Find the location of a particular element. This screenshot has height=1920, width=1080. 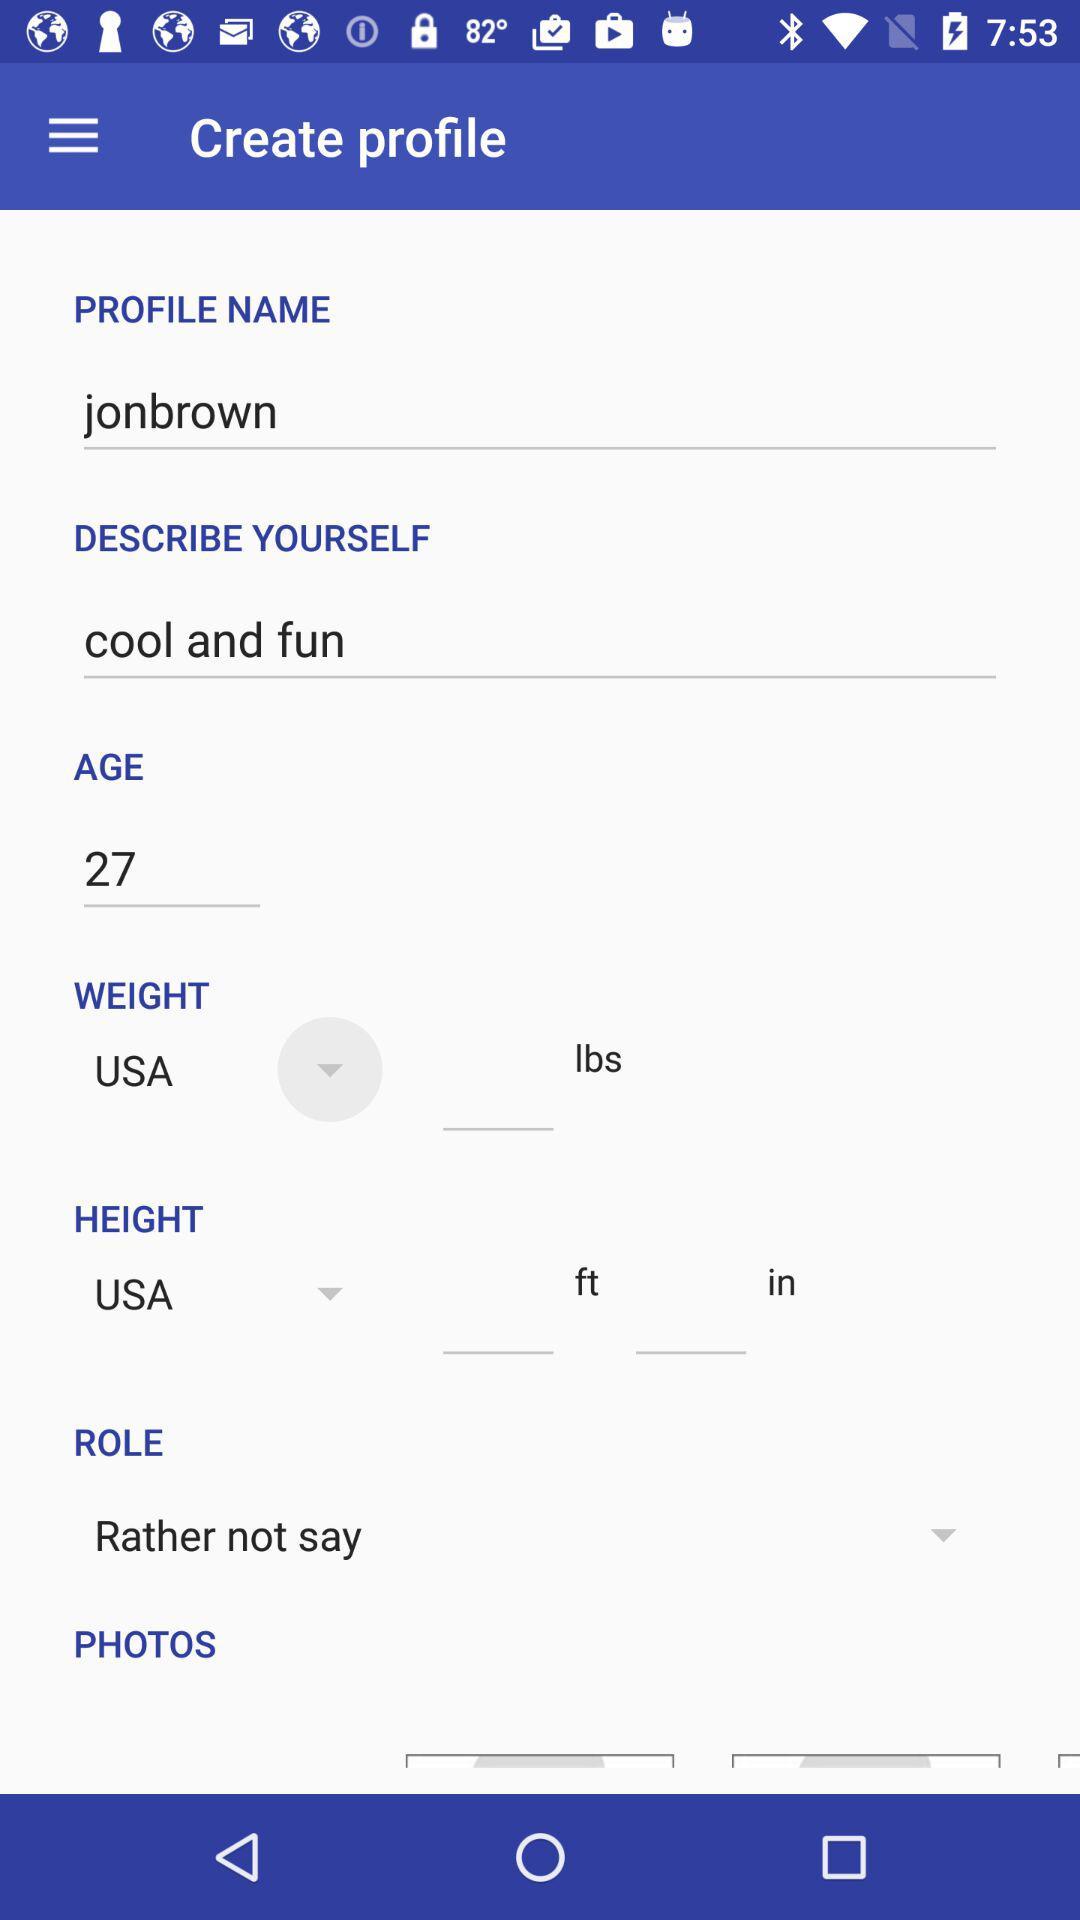

height measurement is located at coordinates (497, 1318).